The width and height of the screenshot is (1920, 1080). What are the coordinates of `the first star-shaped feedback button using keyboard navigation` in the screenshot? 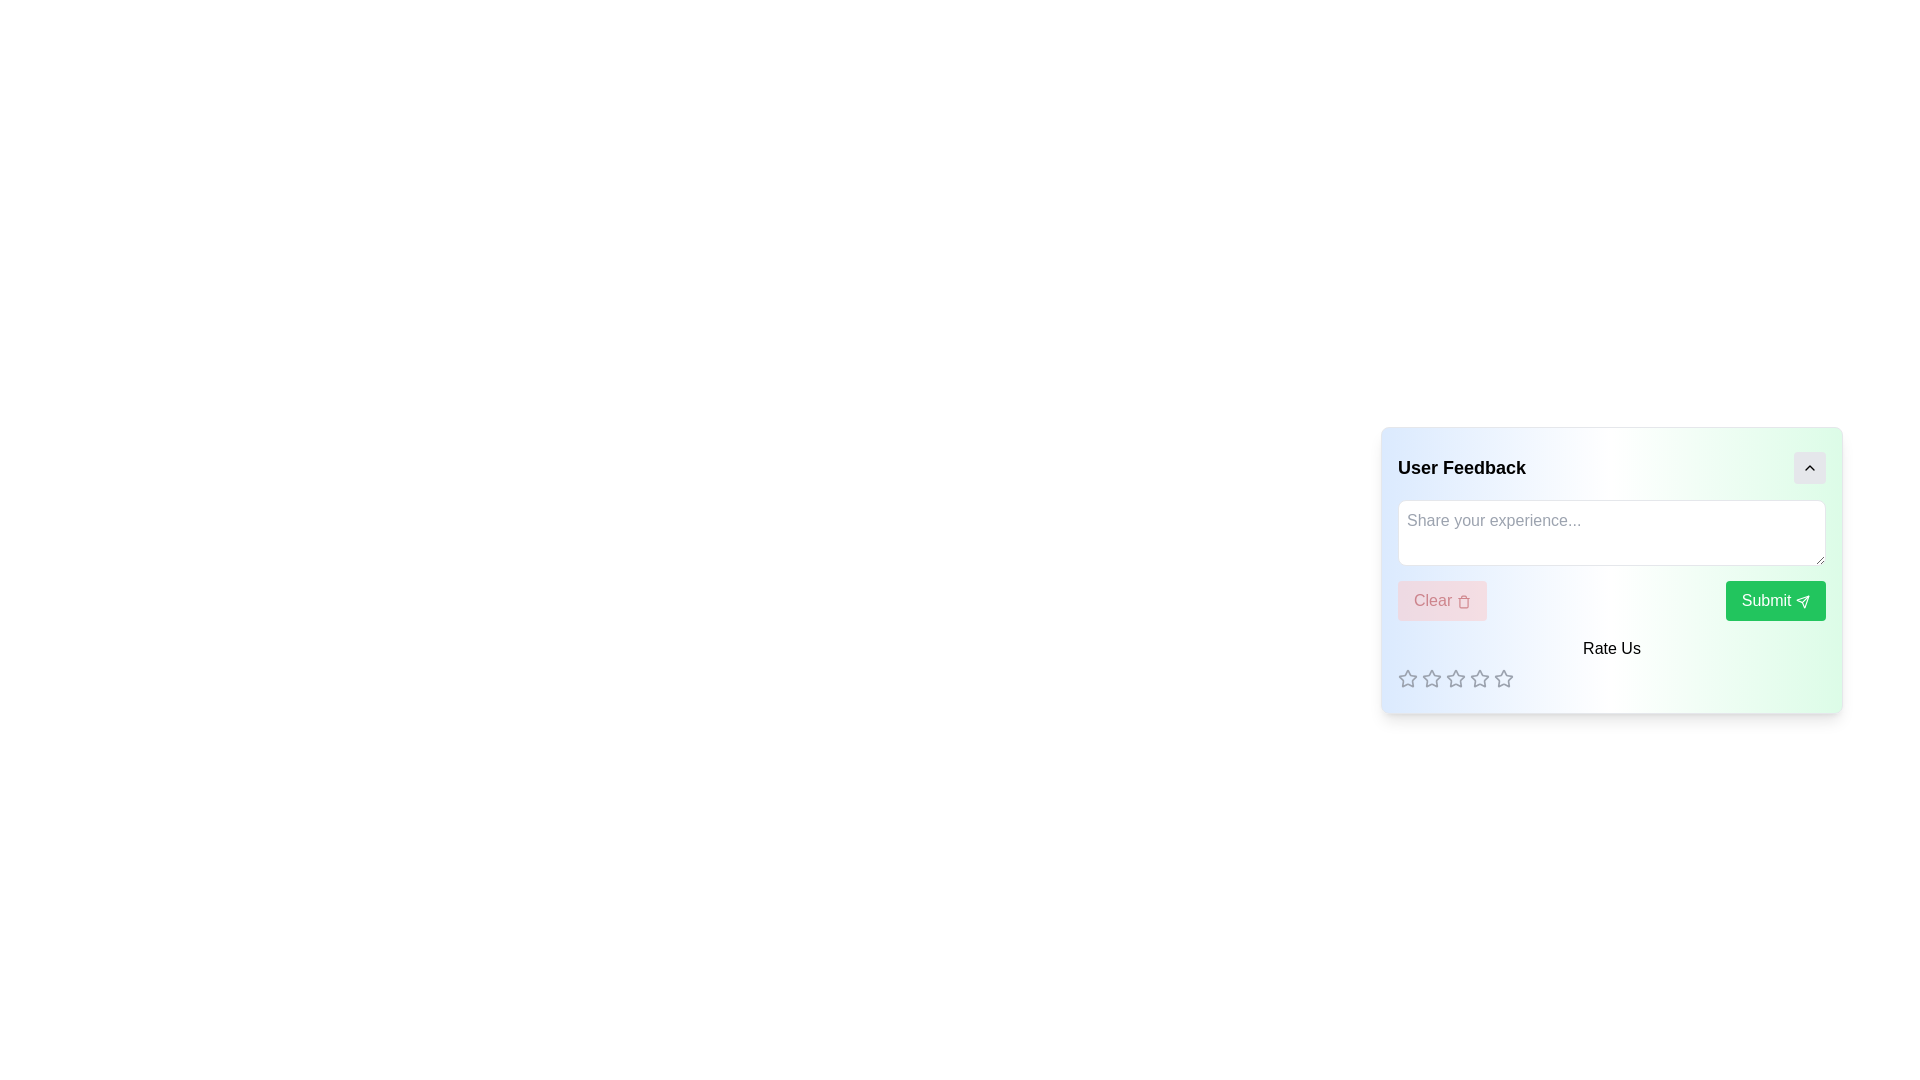 It's located at (1430, 677).